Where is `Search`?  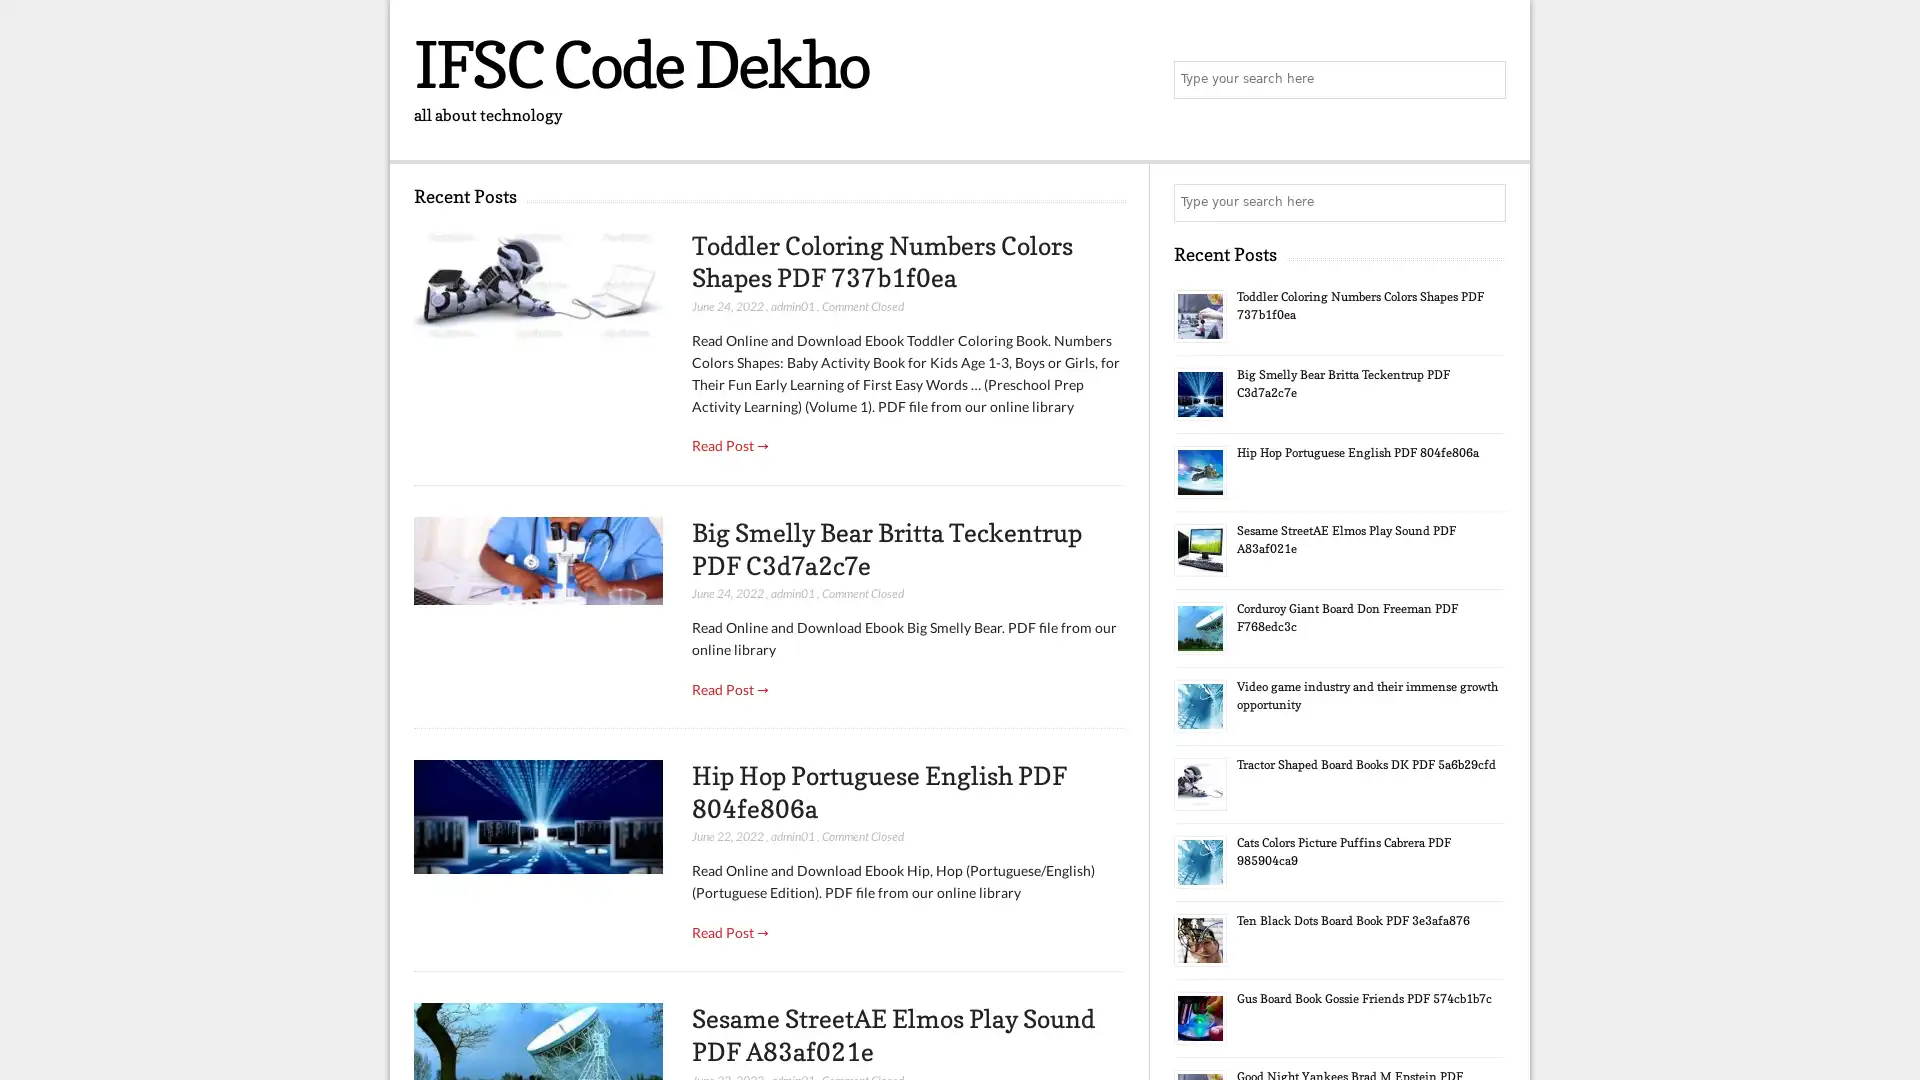
Search is located at coordinates (1485, 80).